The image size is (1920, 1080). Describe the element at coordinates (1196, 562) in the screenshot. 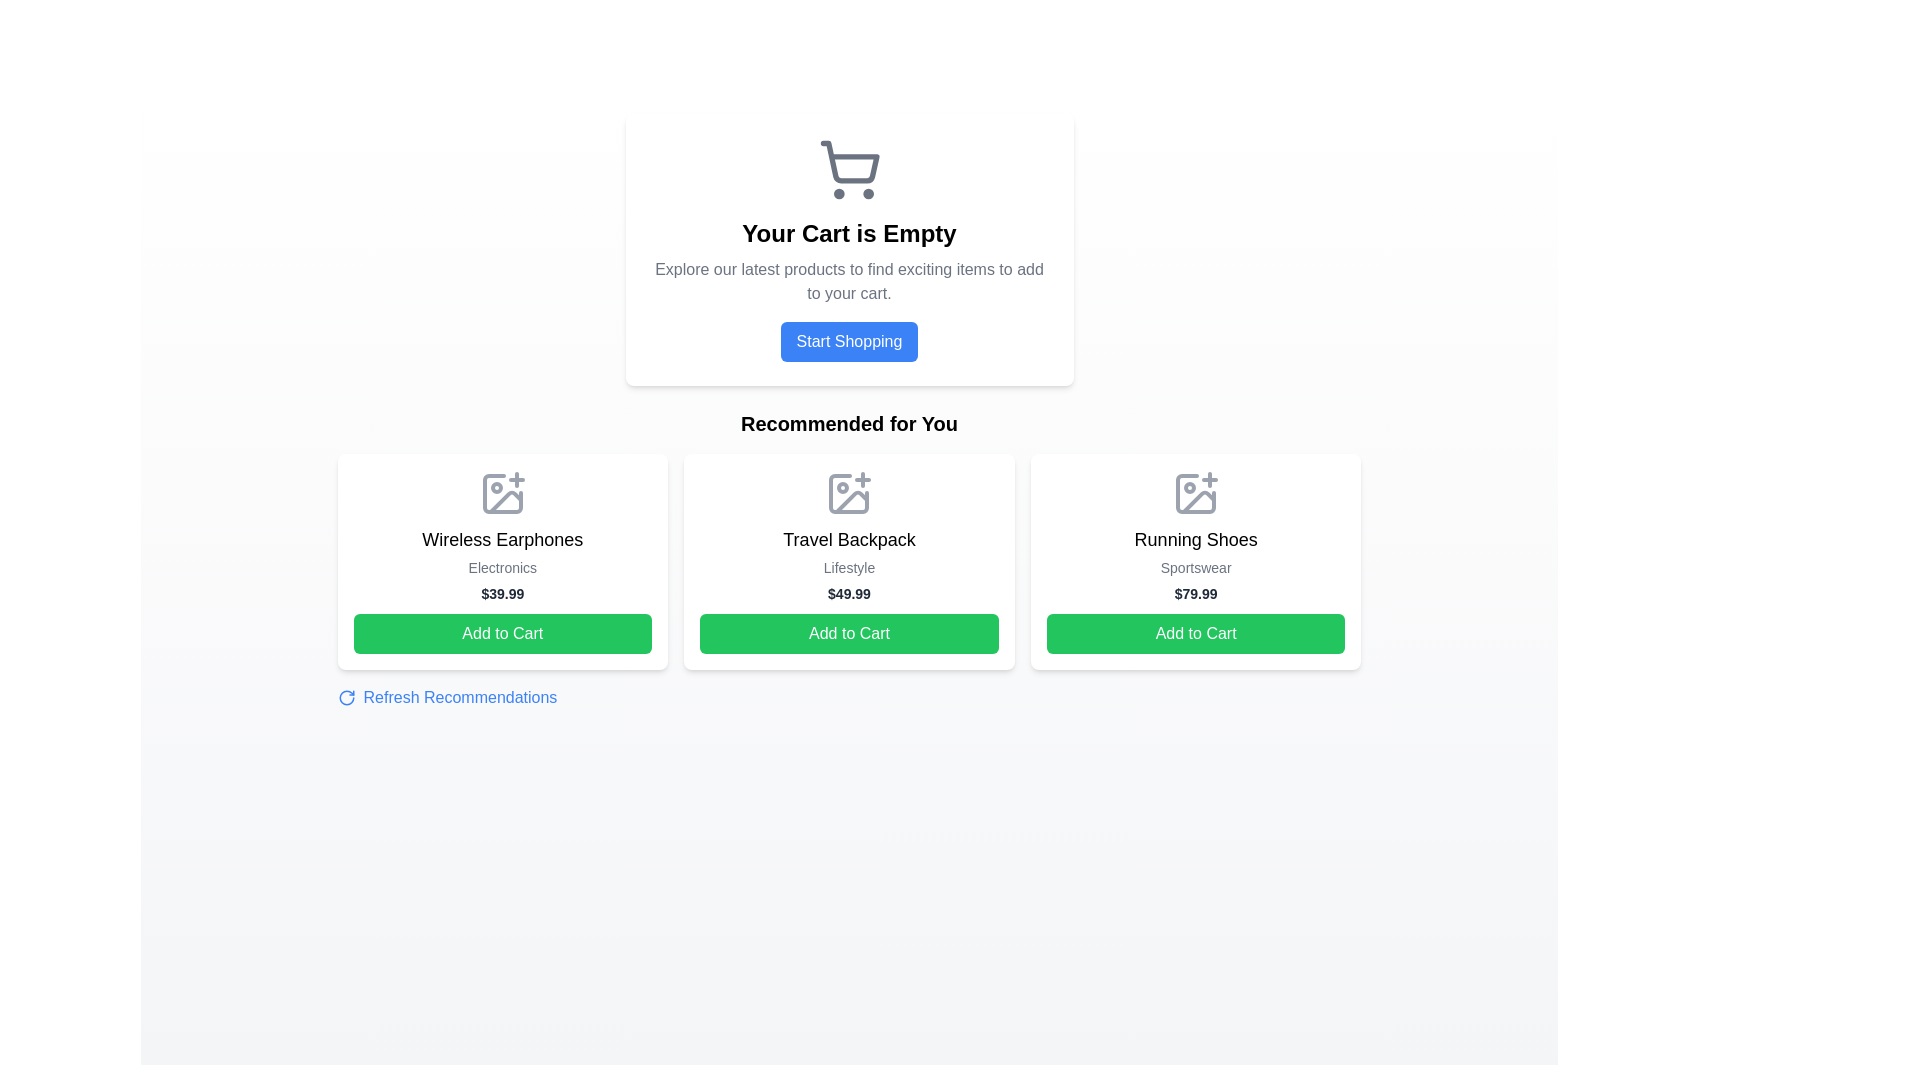

I see `product information text on the 'Running Shoes' Product Card, which is the rightmost card in a row of three cards located below the 'Recommended for You' section` at that location.